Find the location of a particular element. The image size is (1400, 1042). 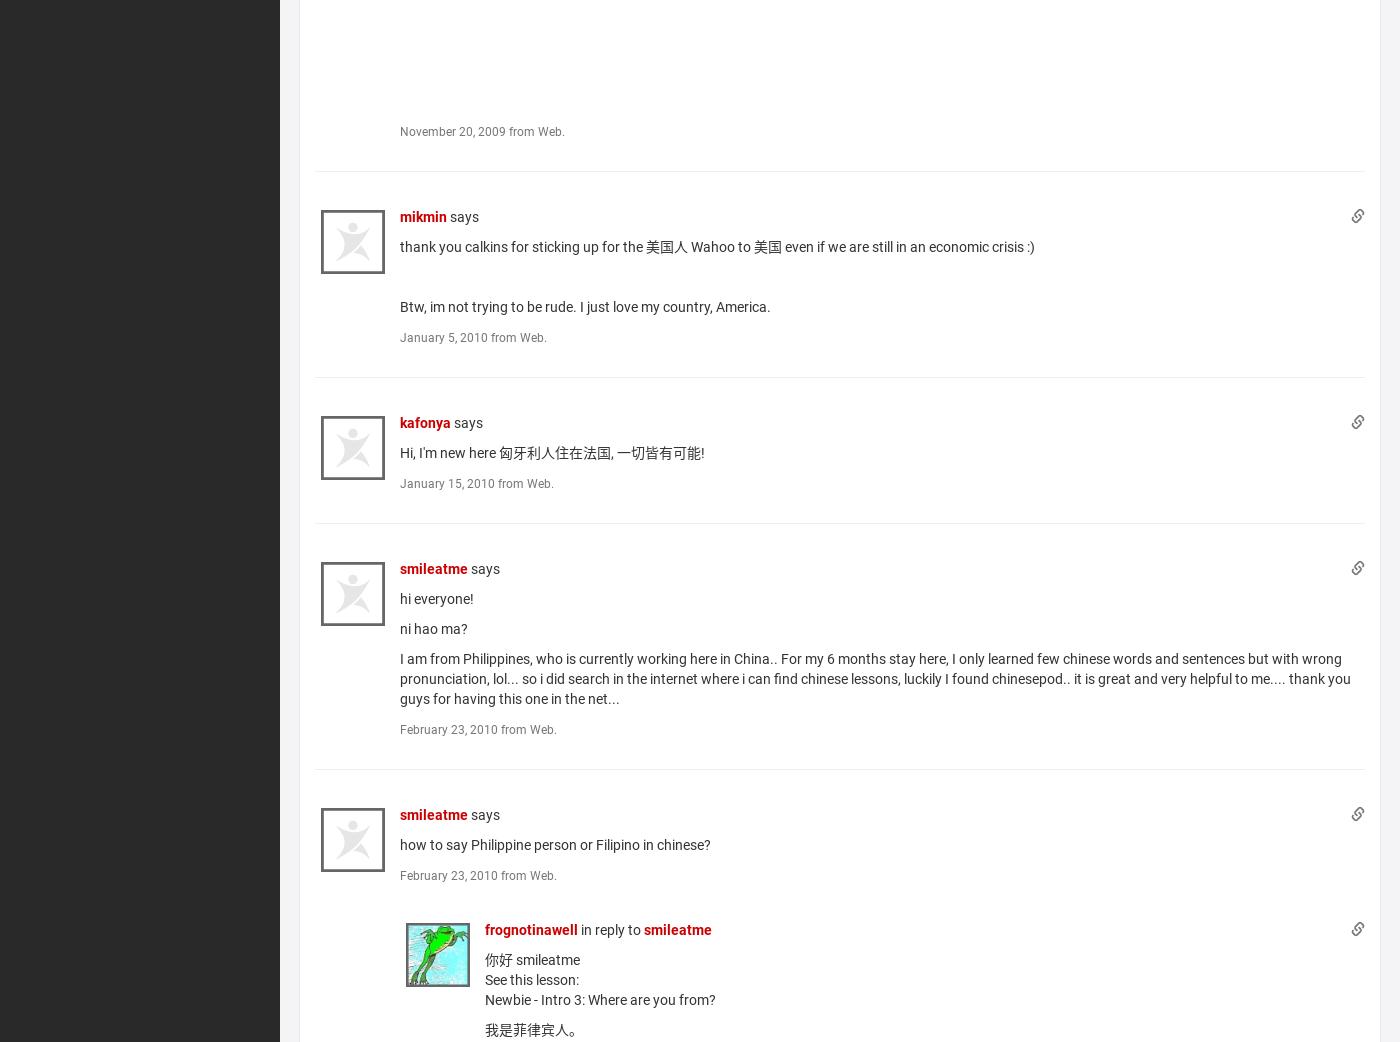

'frognotinawell' is located at coordinates (531, 928).